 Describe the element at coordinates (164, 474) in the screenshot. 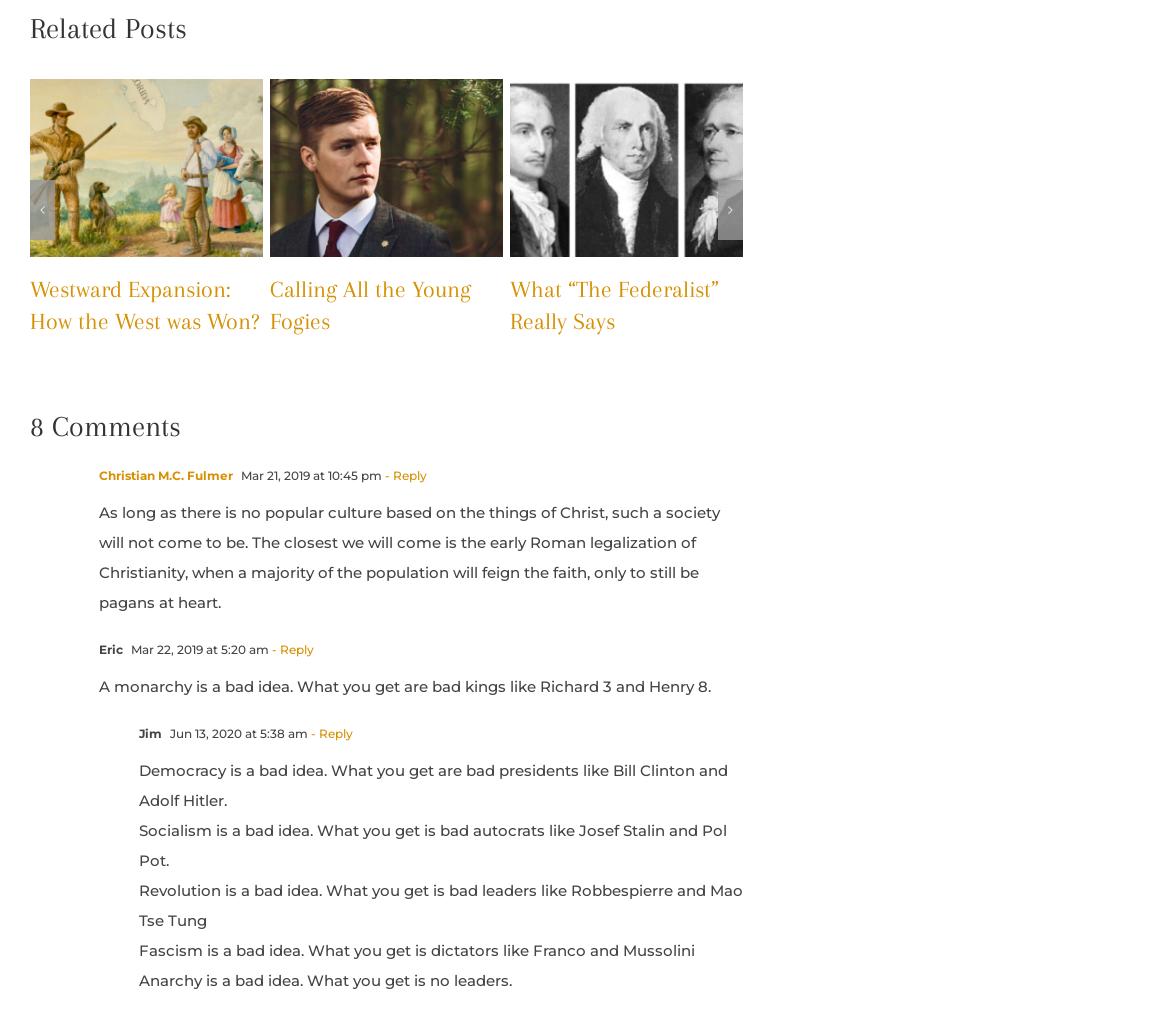

I see `'Christian M.C. Fulmer'` at that location.